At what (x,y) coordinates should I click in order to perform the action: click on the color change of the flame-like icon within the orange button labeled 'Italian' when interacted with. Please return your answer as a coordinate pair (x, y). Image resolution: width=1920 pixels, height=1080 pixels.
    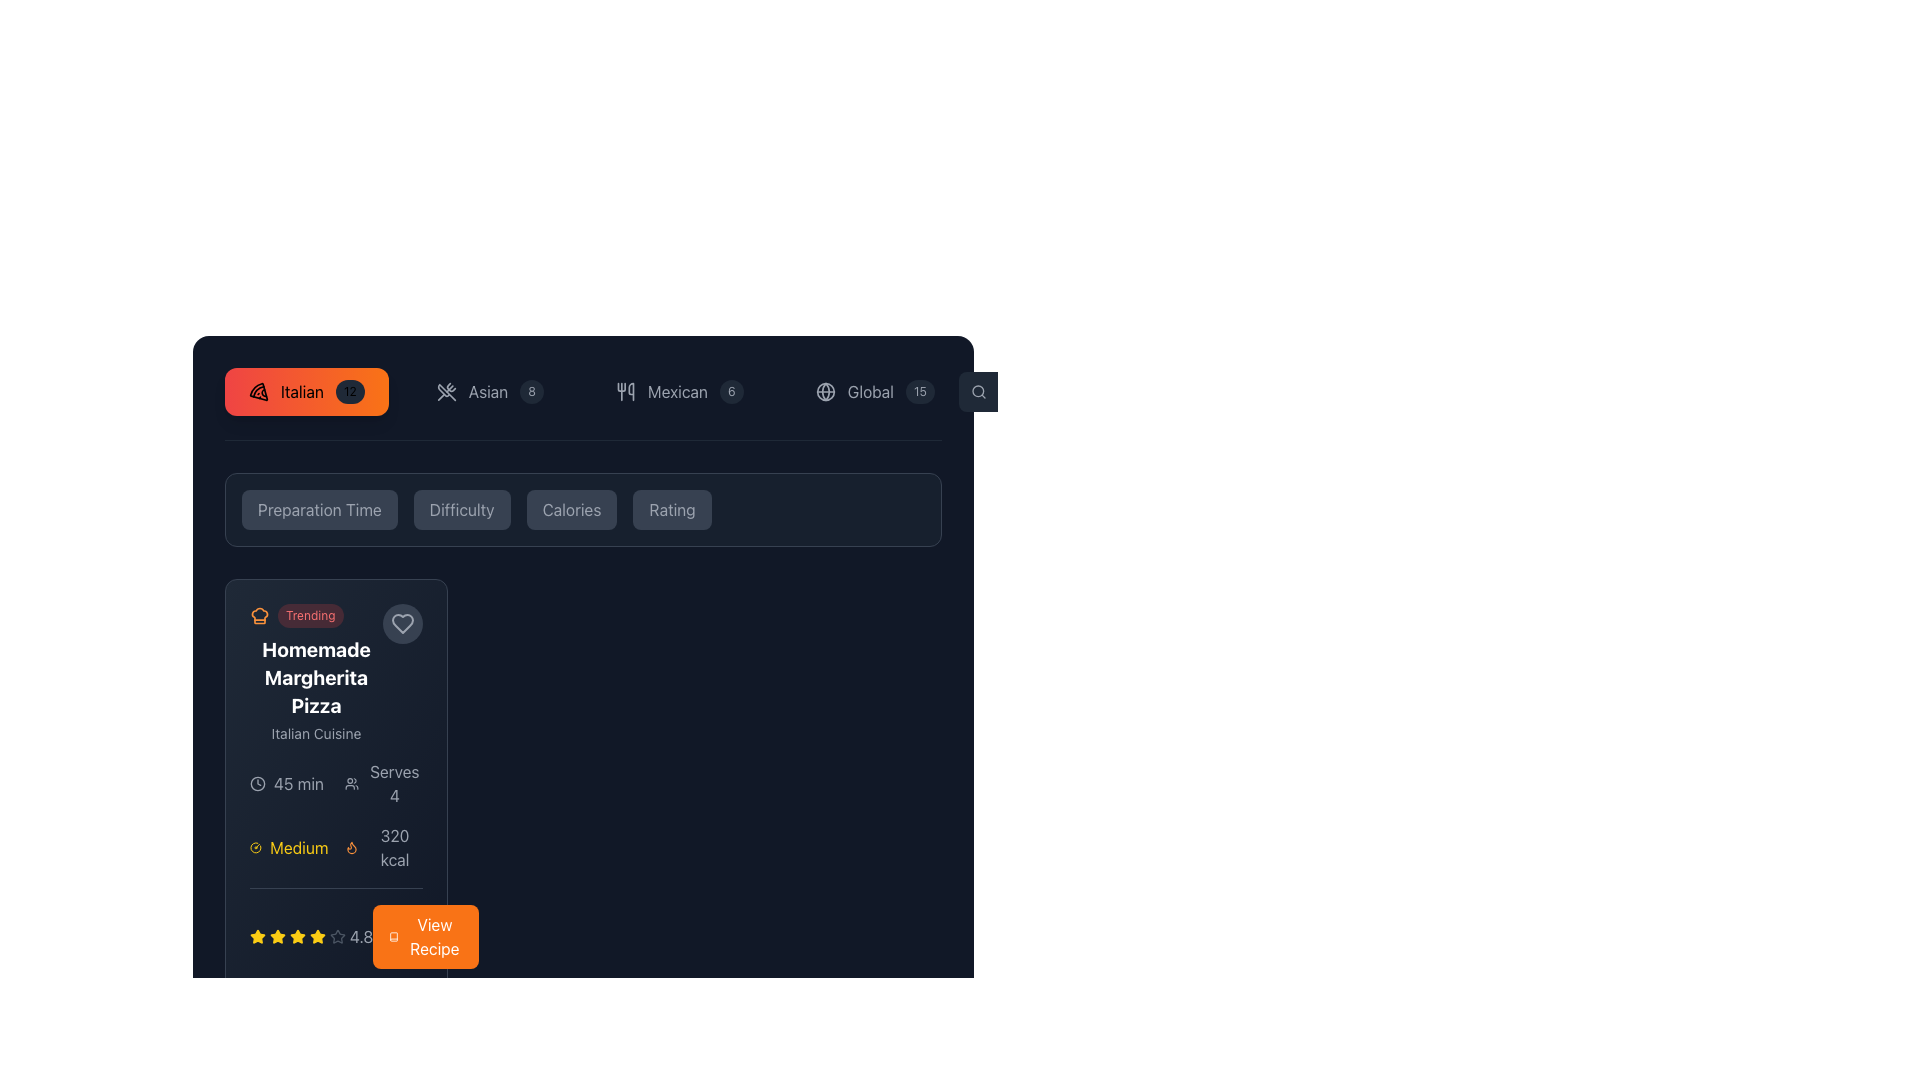
    Looking at the image, I should click on (351, 848).